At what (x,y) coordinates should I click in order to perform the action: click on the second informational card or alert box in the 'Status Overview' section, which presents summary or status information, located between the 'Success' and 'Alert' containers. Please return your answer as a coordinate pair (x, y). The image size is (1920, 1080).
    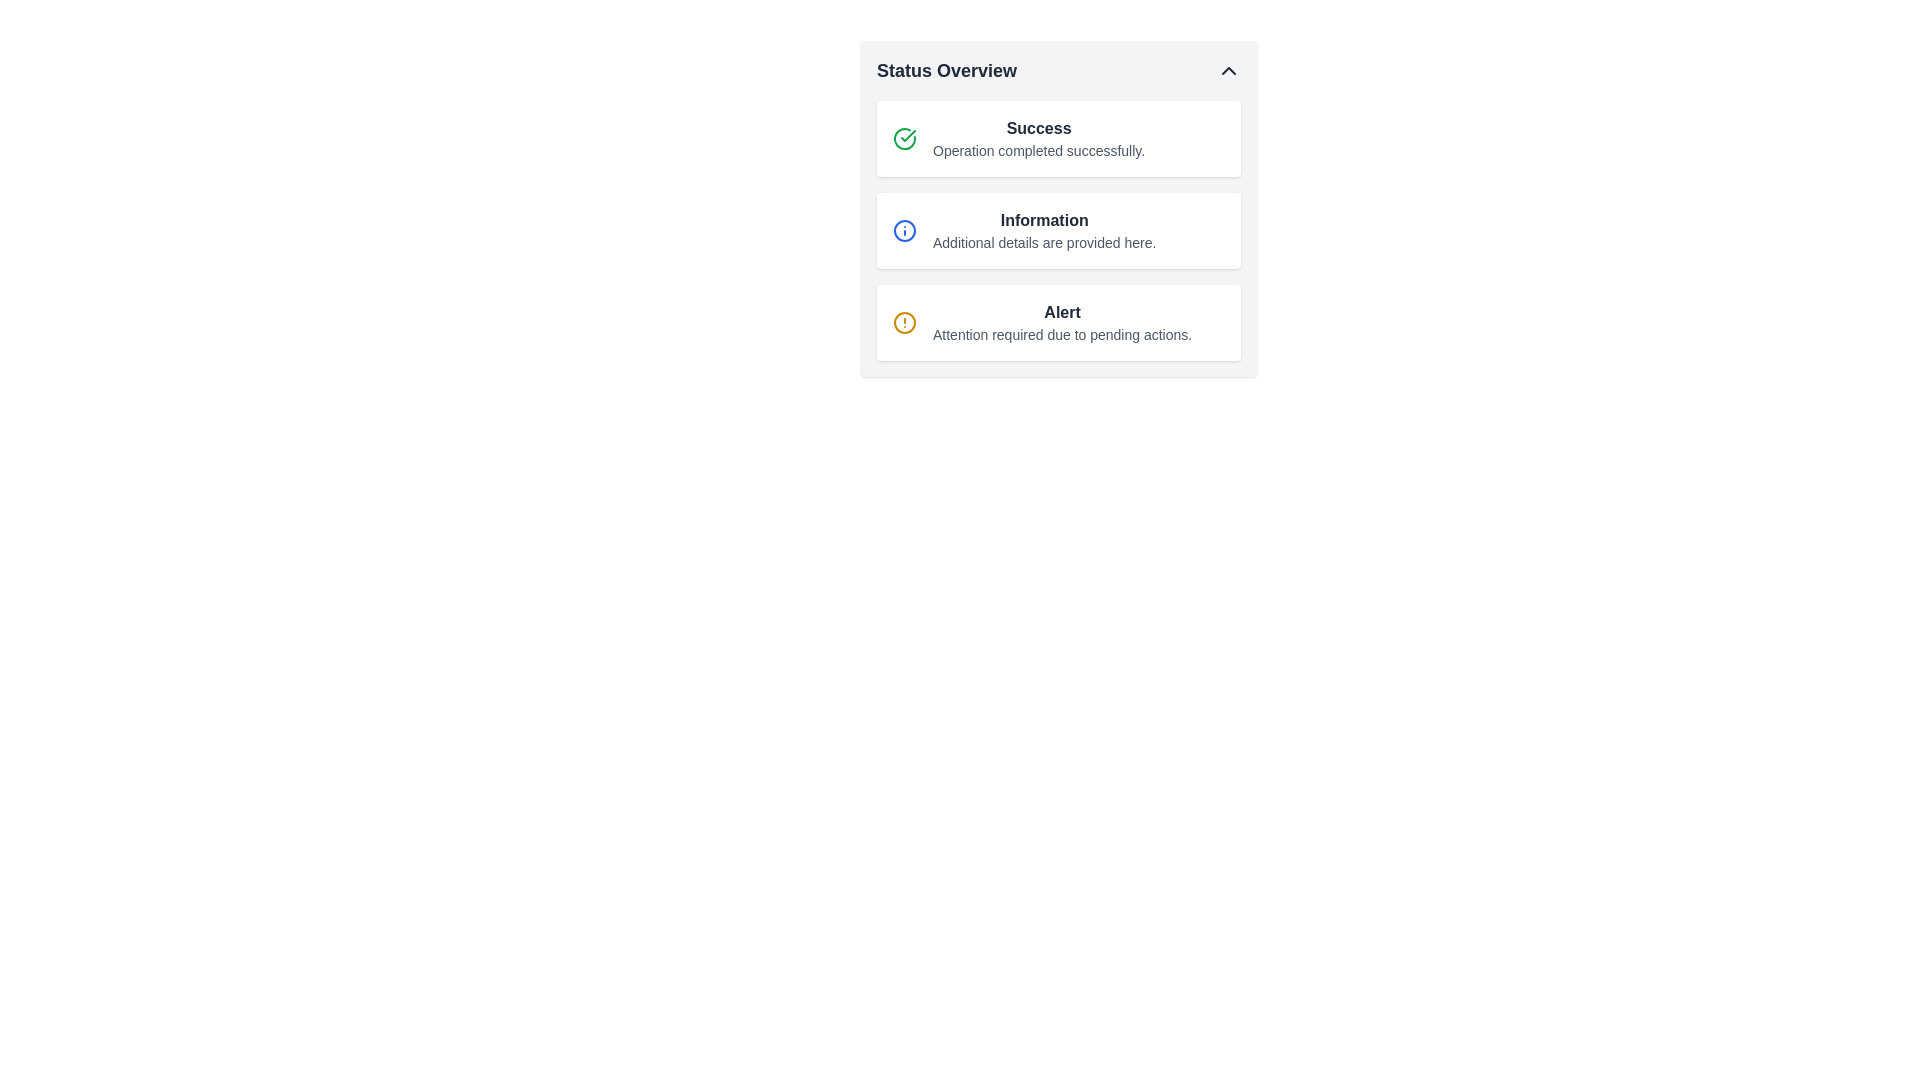
    Looking at the image, I should click on (1058, 230).